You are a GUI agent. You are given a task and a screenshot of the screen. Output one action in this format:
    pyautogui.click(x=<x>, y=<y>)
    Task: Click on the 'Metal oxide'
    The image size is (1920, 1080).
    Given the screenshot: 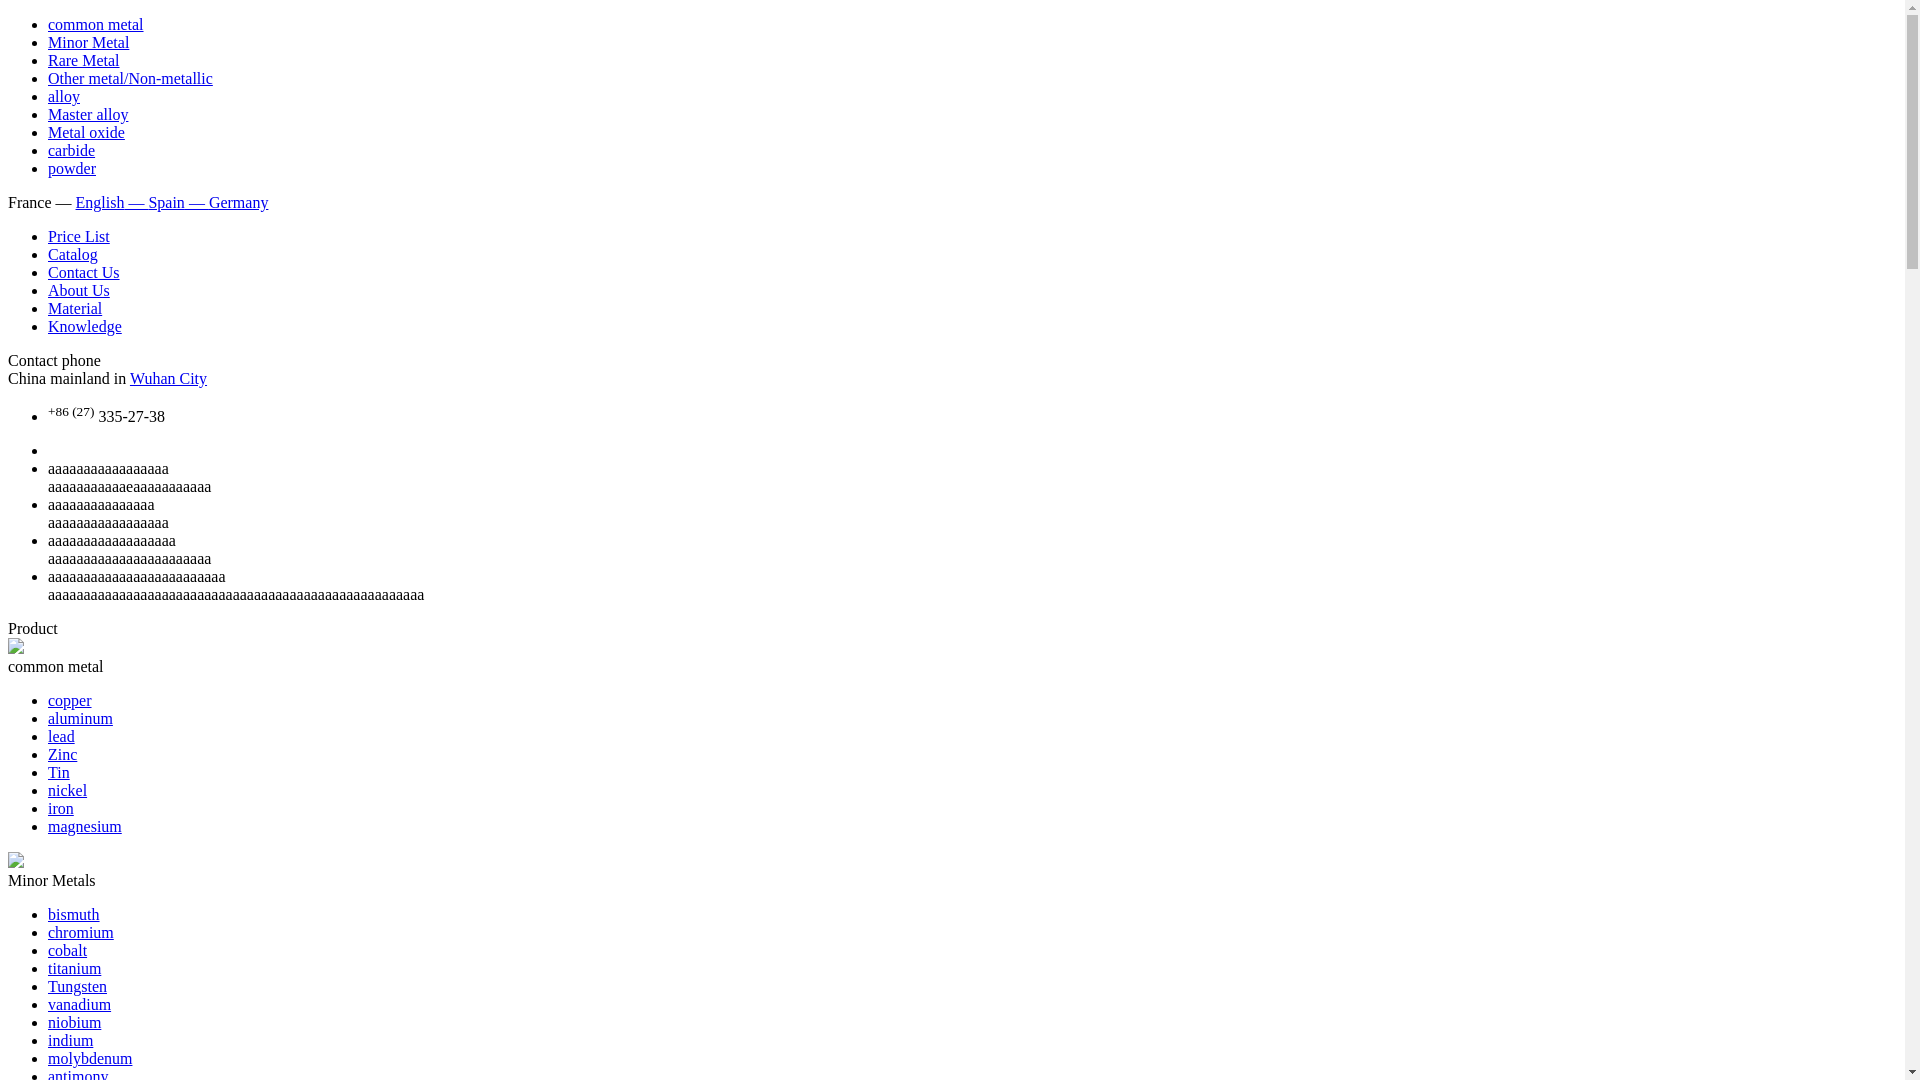 What is the action you would take?
    pyautogui.click(x=48, y=132)
    